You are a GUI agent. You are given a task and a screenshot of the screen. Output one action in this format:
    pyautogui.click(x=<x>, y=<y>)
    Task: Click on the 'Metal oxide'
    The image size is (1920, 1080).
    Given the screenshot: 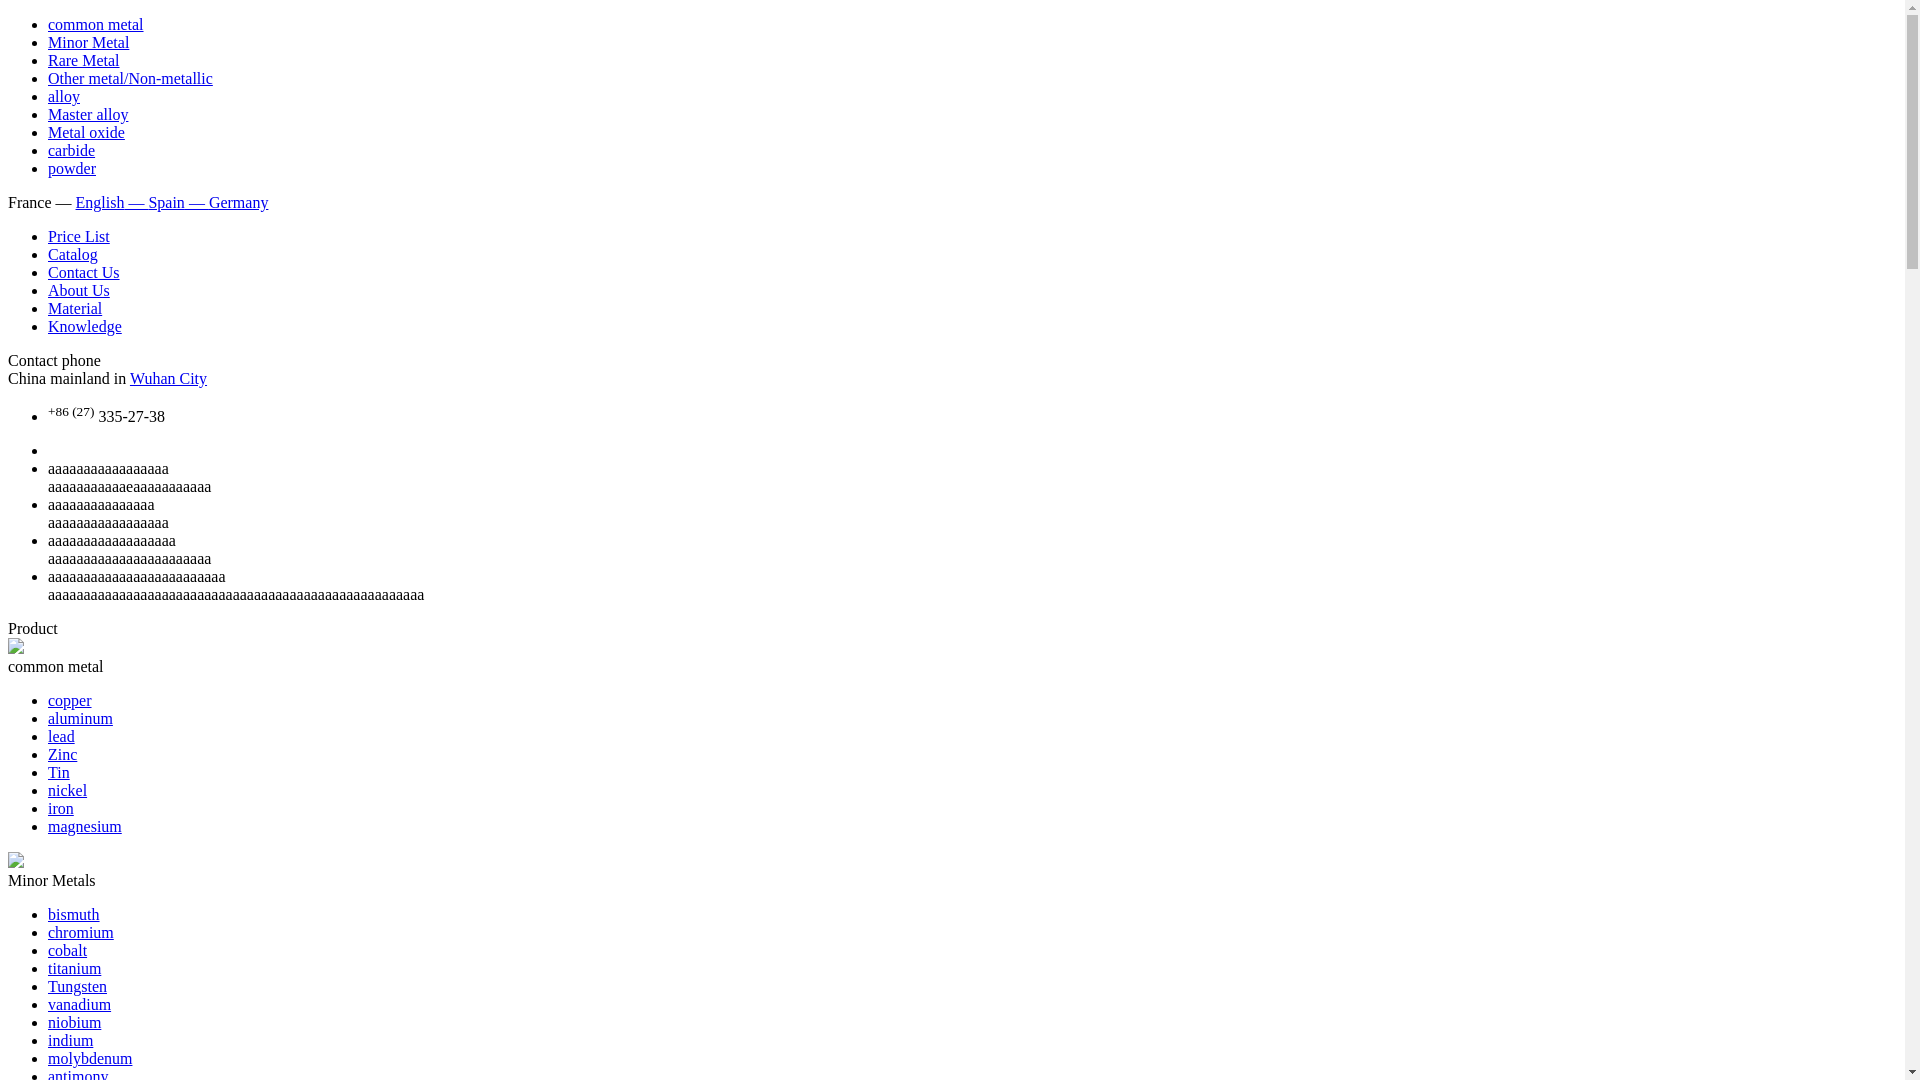 What is the action you would take?
    pyautogui.click(x=48, y=132)
    